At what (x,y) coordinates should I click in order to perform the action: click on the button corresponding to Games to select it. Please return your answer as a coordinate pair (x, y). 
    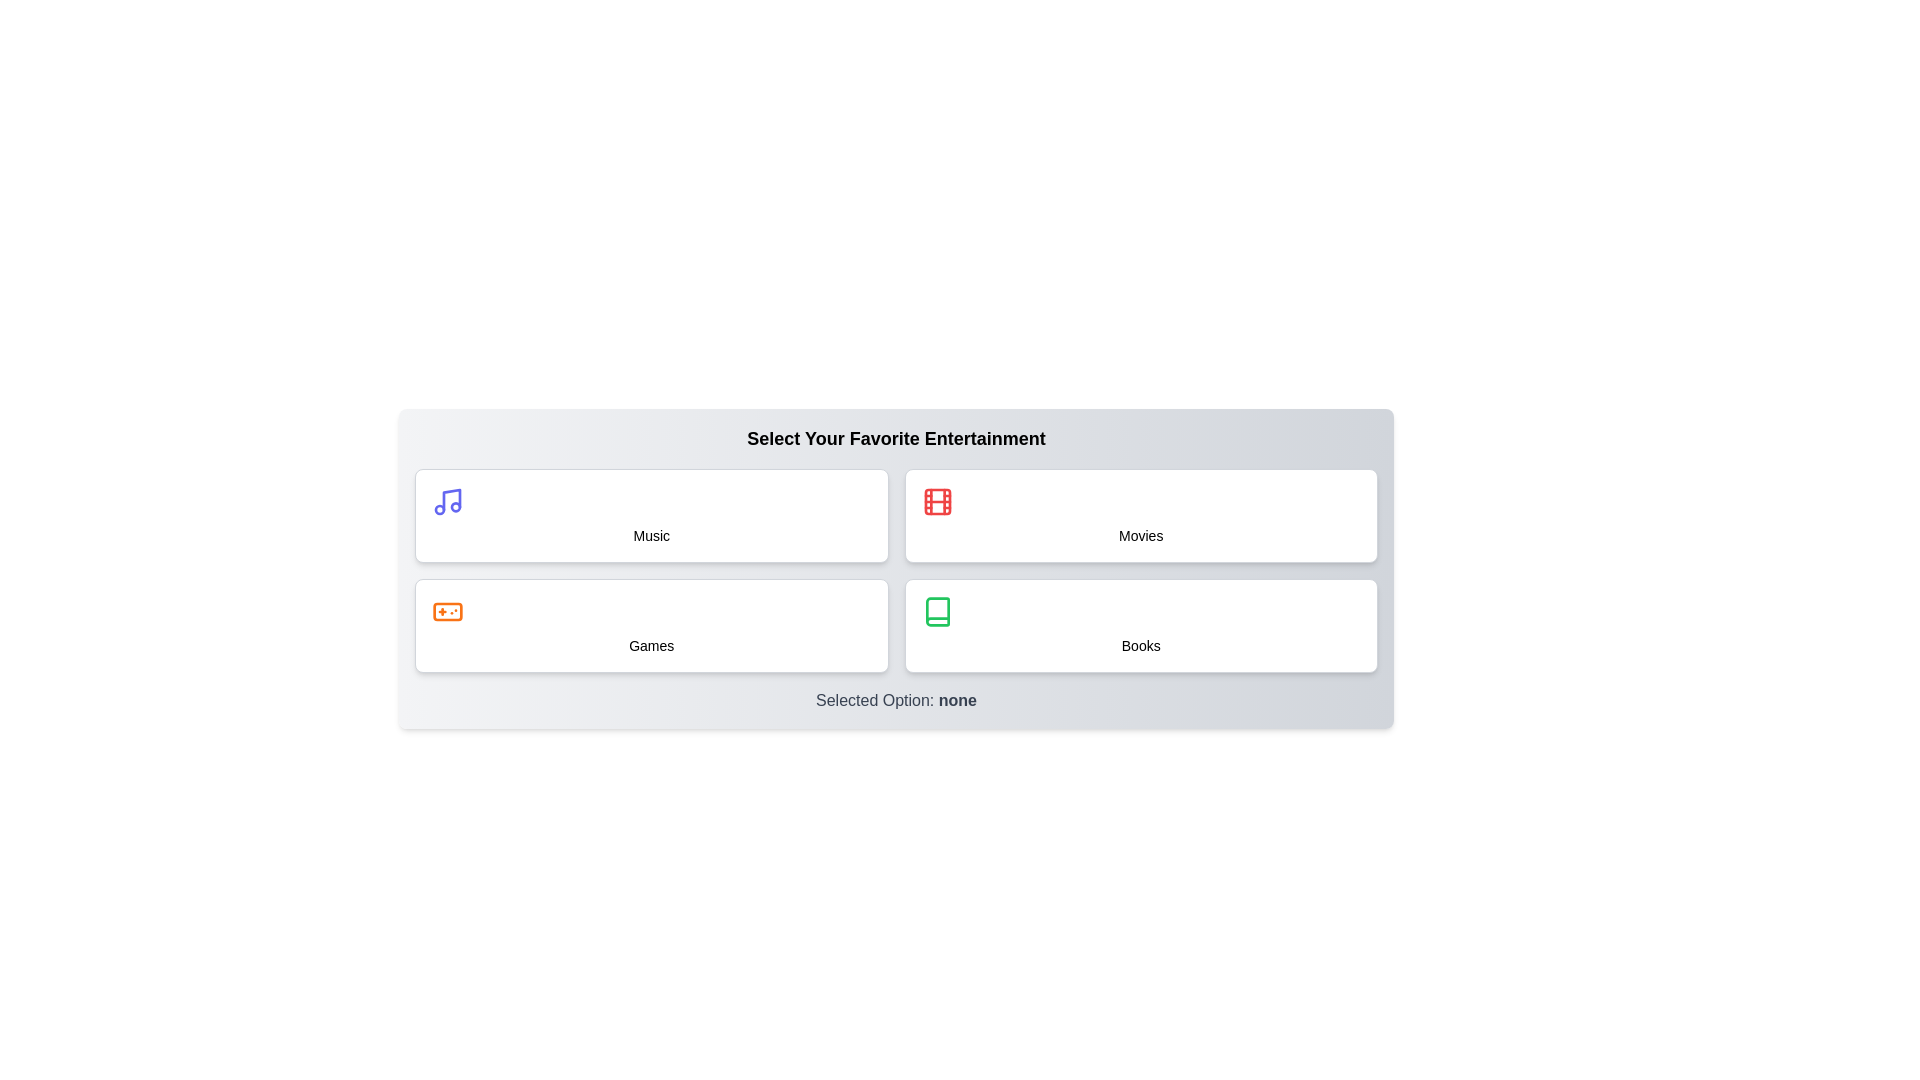
    Looking at the image, I should click on (651, 624).